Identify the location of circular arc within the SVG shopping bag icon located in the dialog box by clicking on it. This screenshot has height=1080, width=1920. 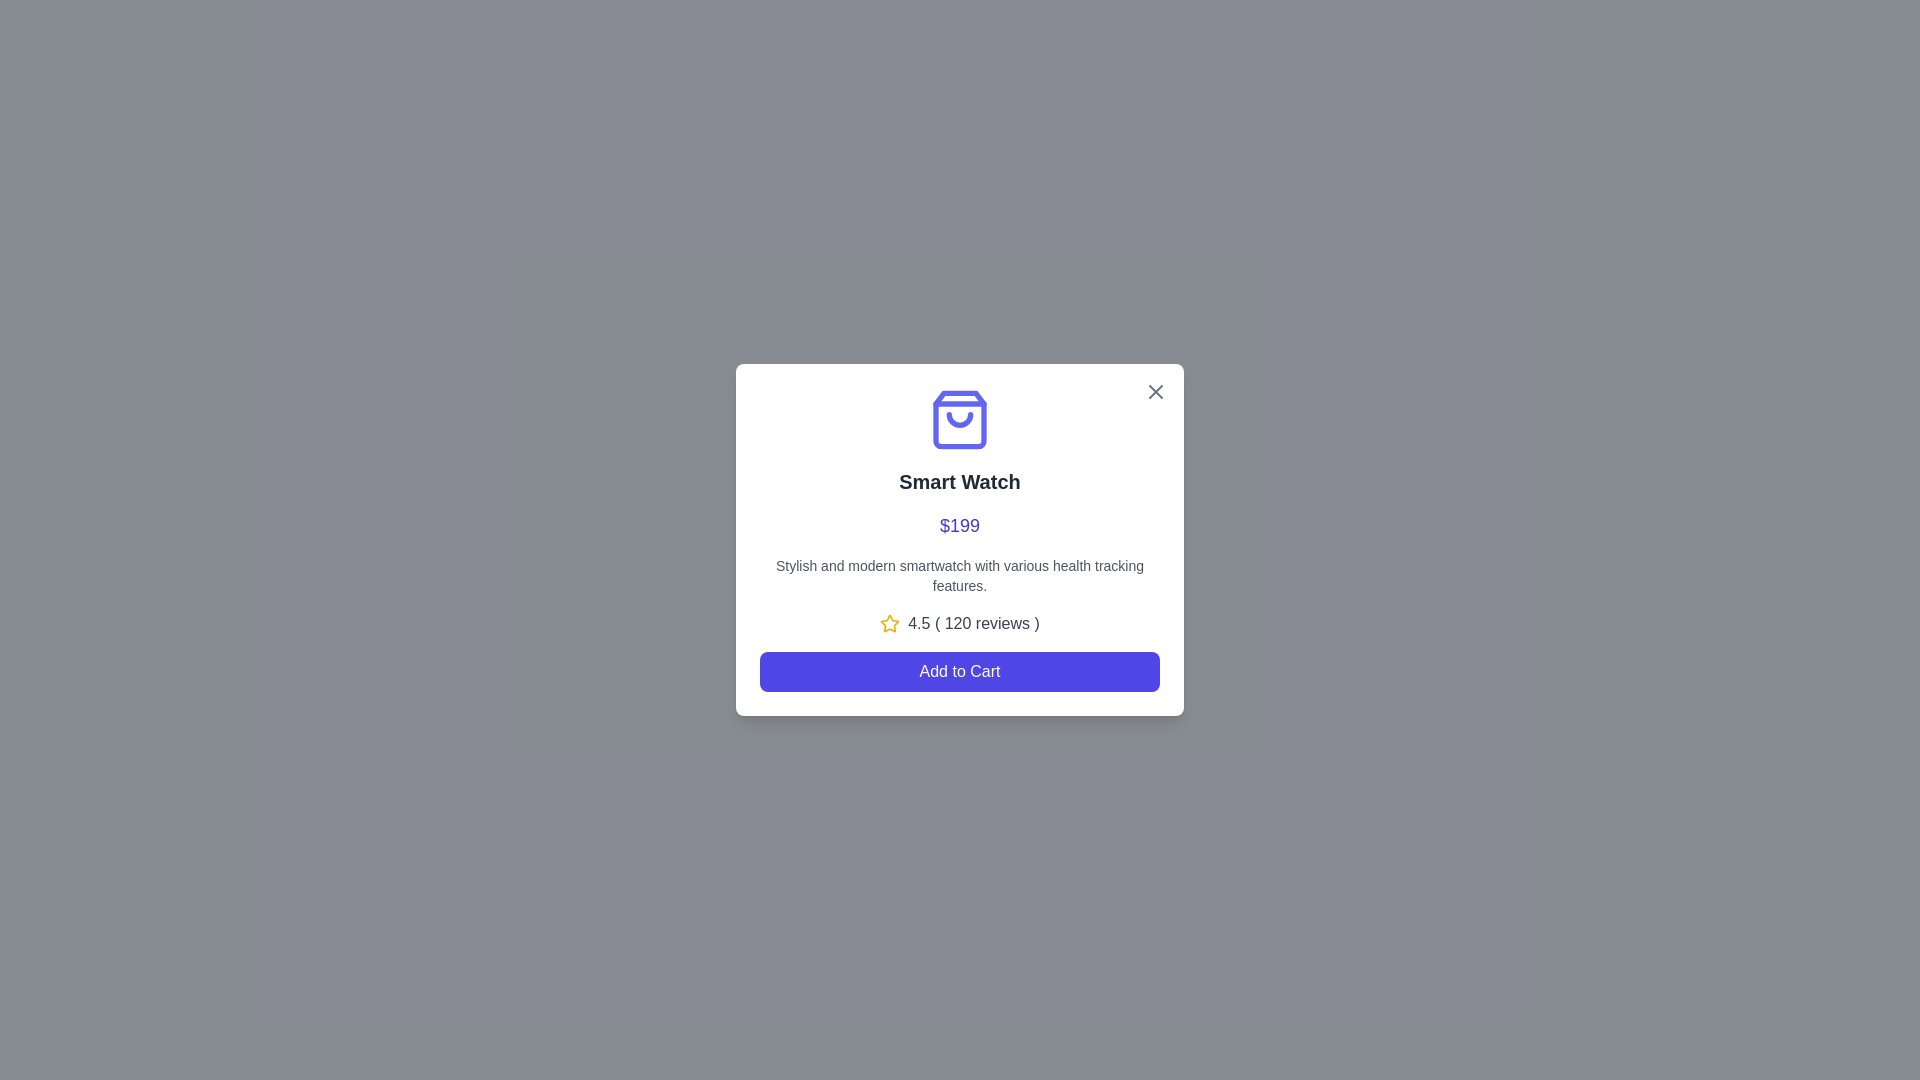
(960, 419).